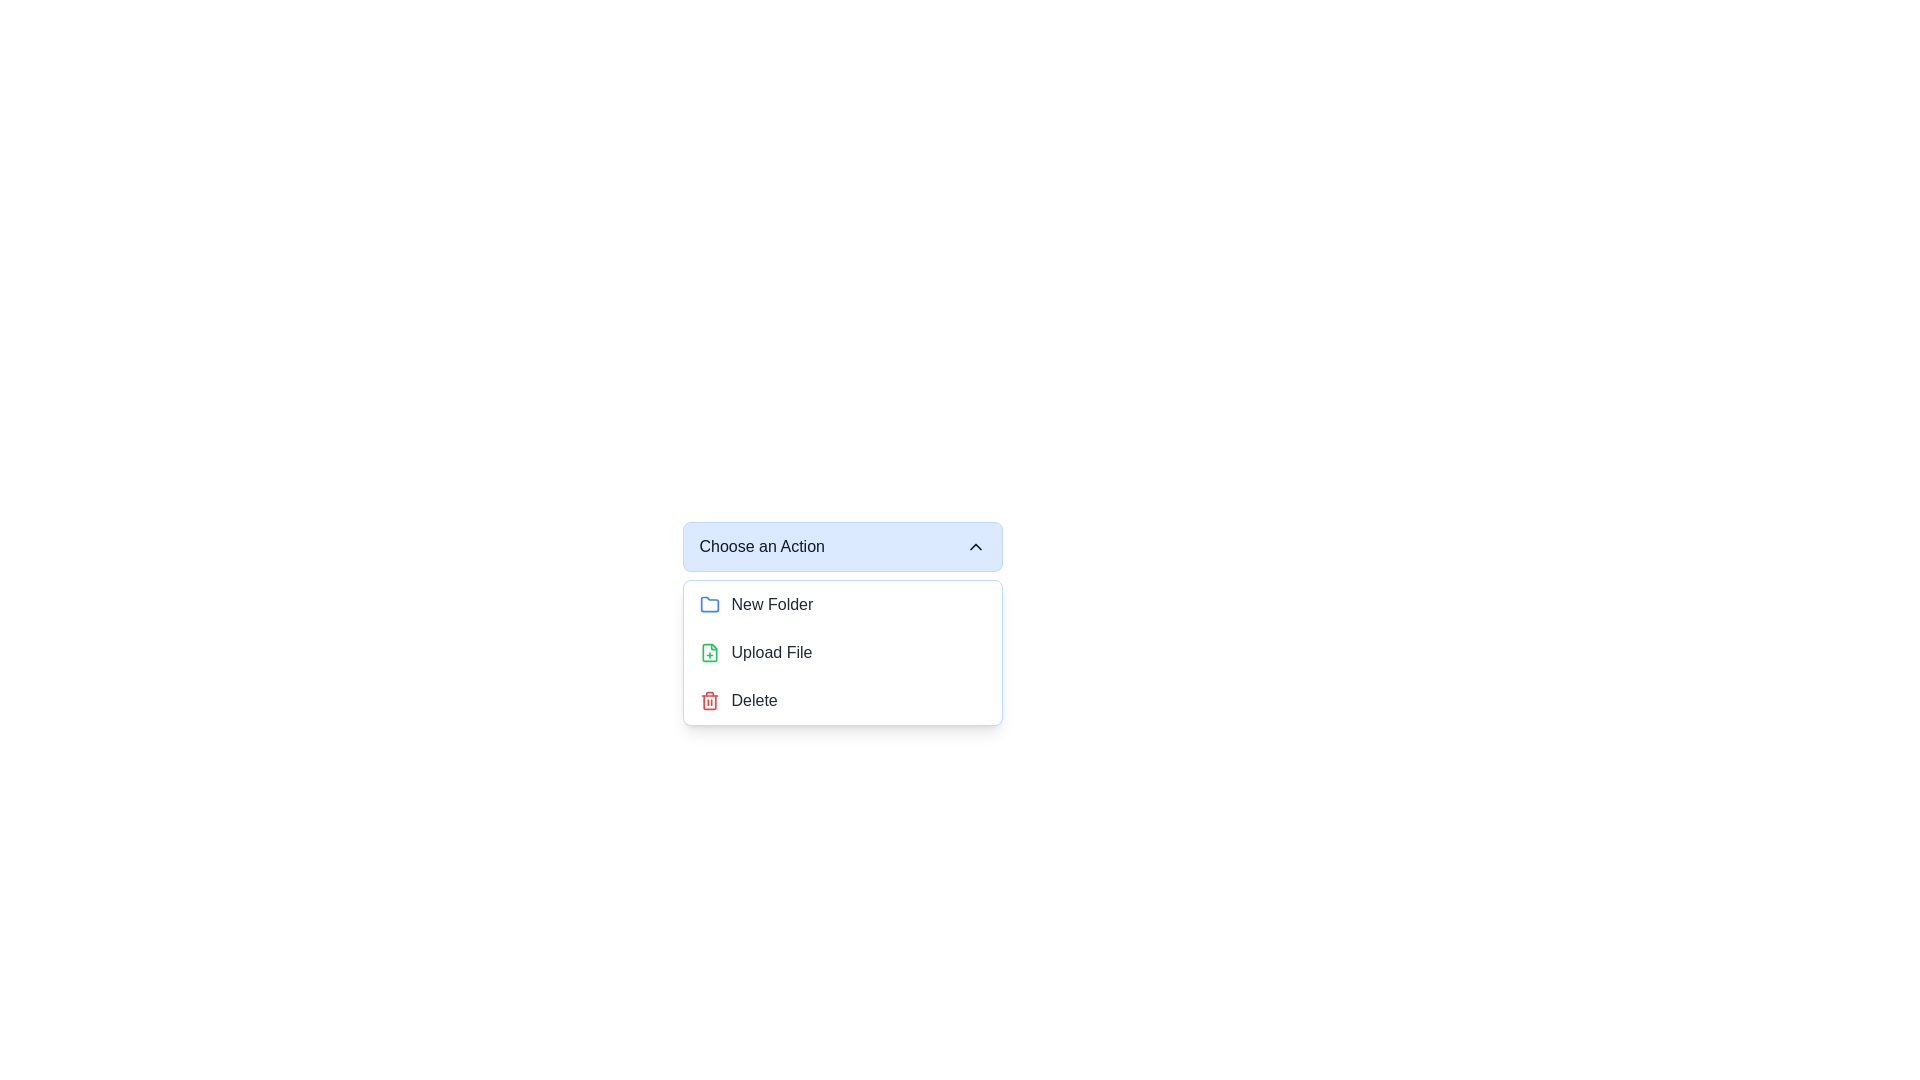  What do you see at coordinates (842, 547) in the screenshot?
I see `the dropdown menu header labeled 'Choose an Action'` at bounding box center [842, 547].